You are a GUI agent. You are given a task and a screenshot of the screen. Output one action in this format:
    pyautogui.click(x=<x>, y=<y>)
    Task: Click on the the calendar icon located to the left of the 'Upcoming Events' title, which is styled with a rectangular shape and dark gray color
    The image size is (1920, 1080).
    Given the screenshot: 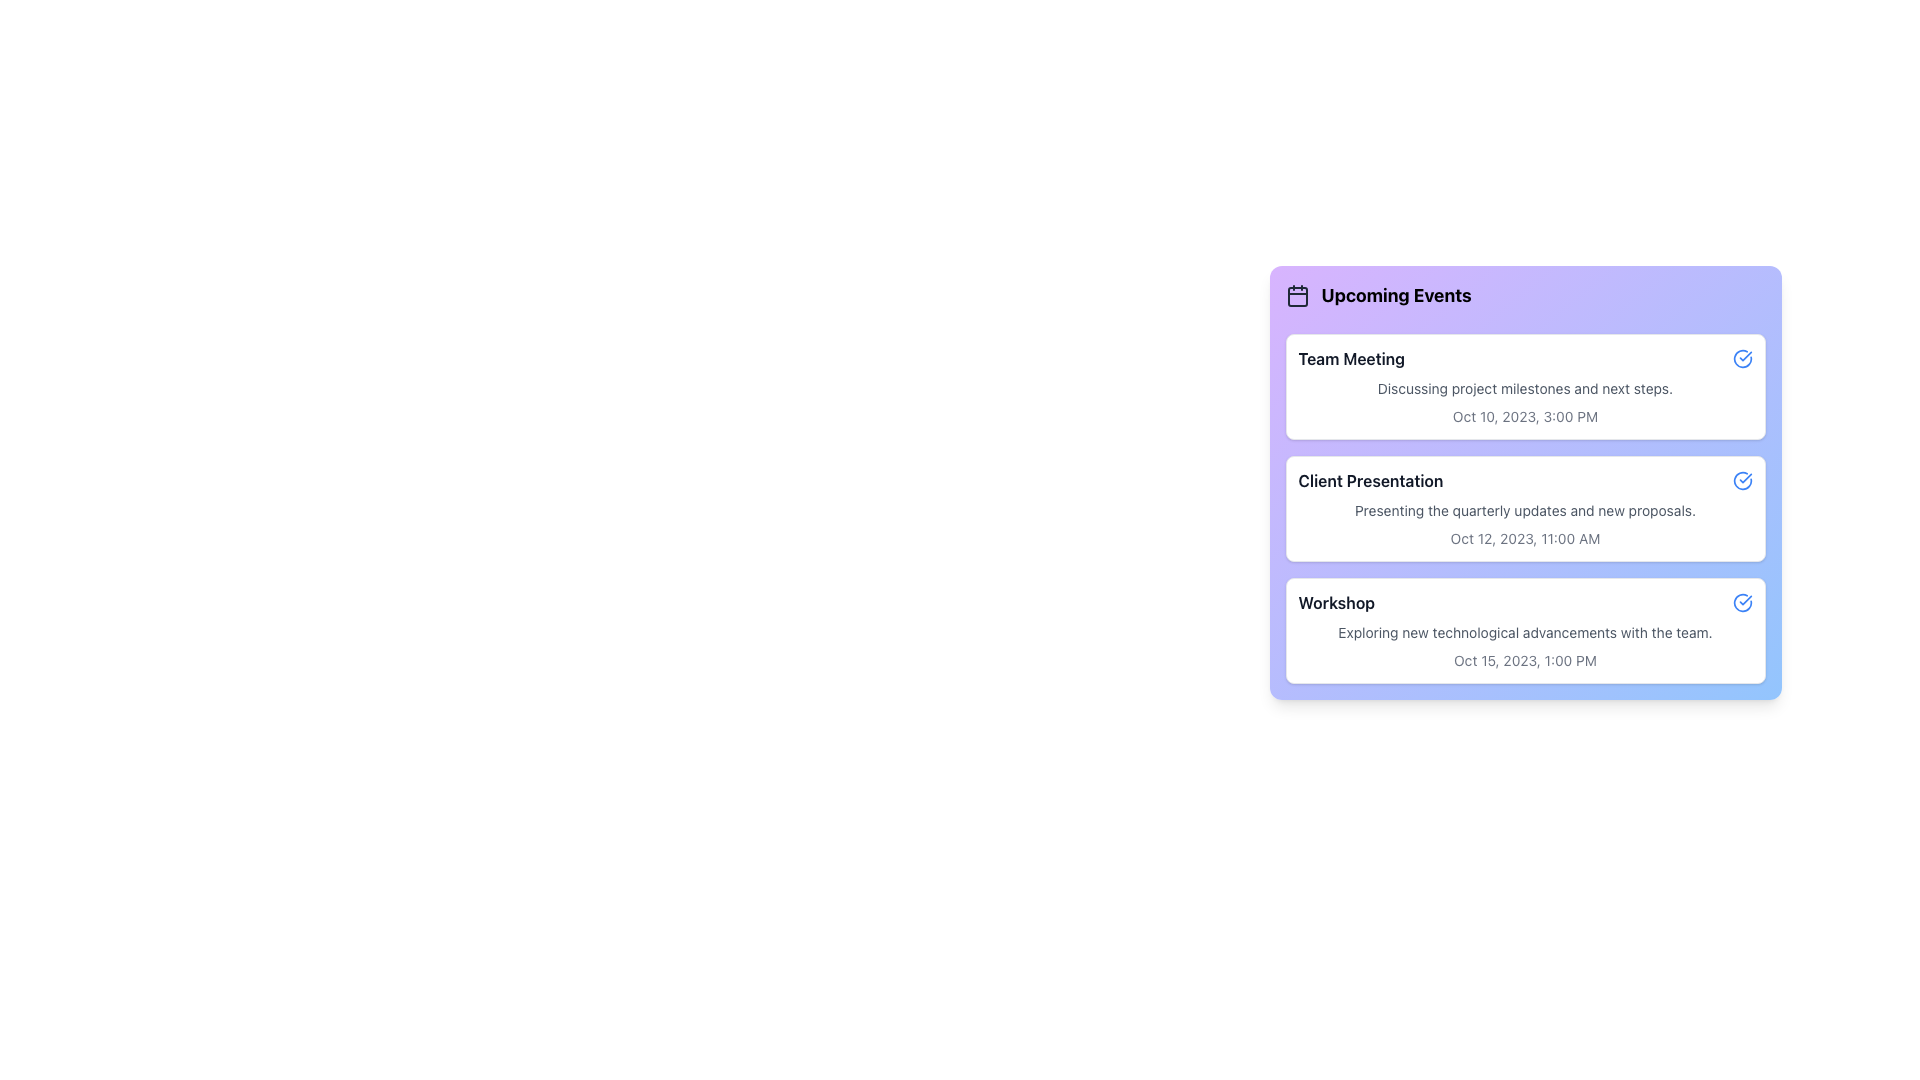 What is the action you would take?
    pyautogui.click(x=1297, y=296)
    